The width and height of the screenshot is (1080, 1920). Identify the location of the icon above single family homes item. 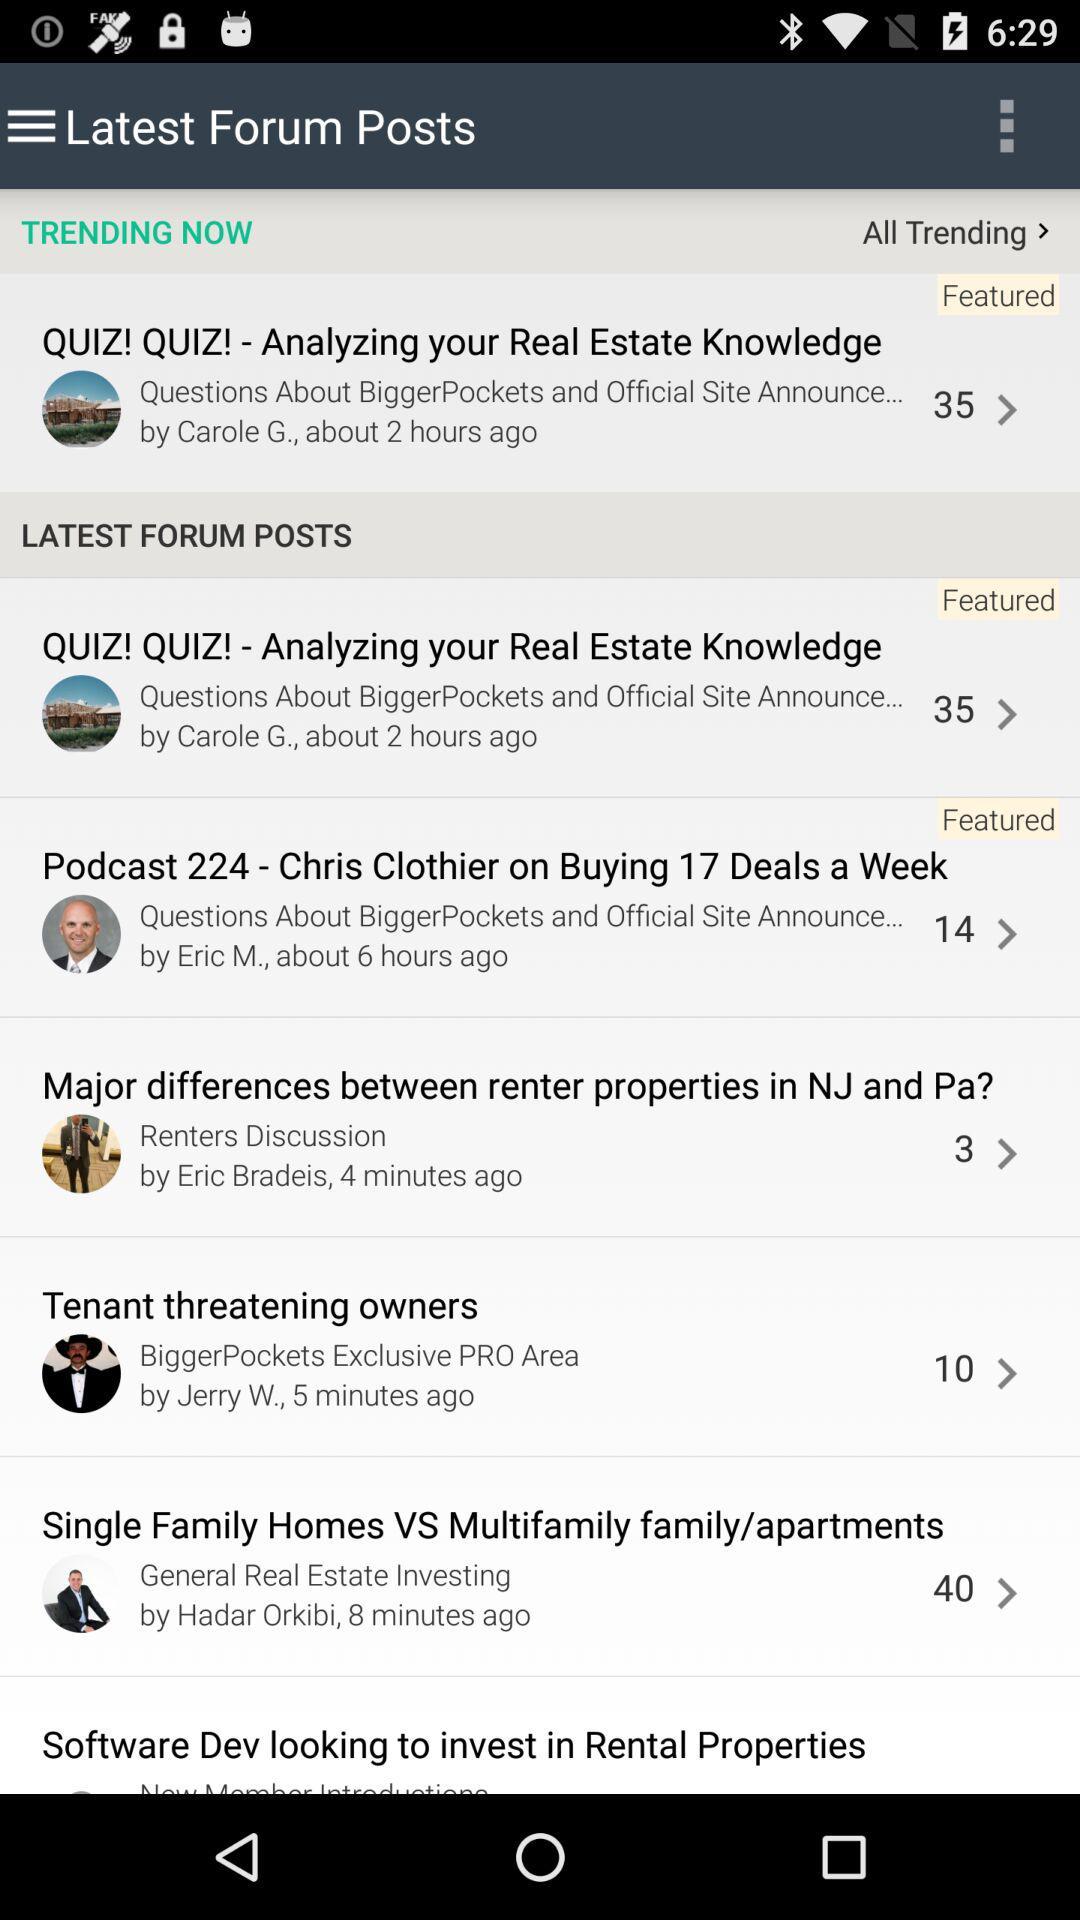
(952, 1366).